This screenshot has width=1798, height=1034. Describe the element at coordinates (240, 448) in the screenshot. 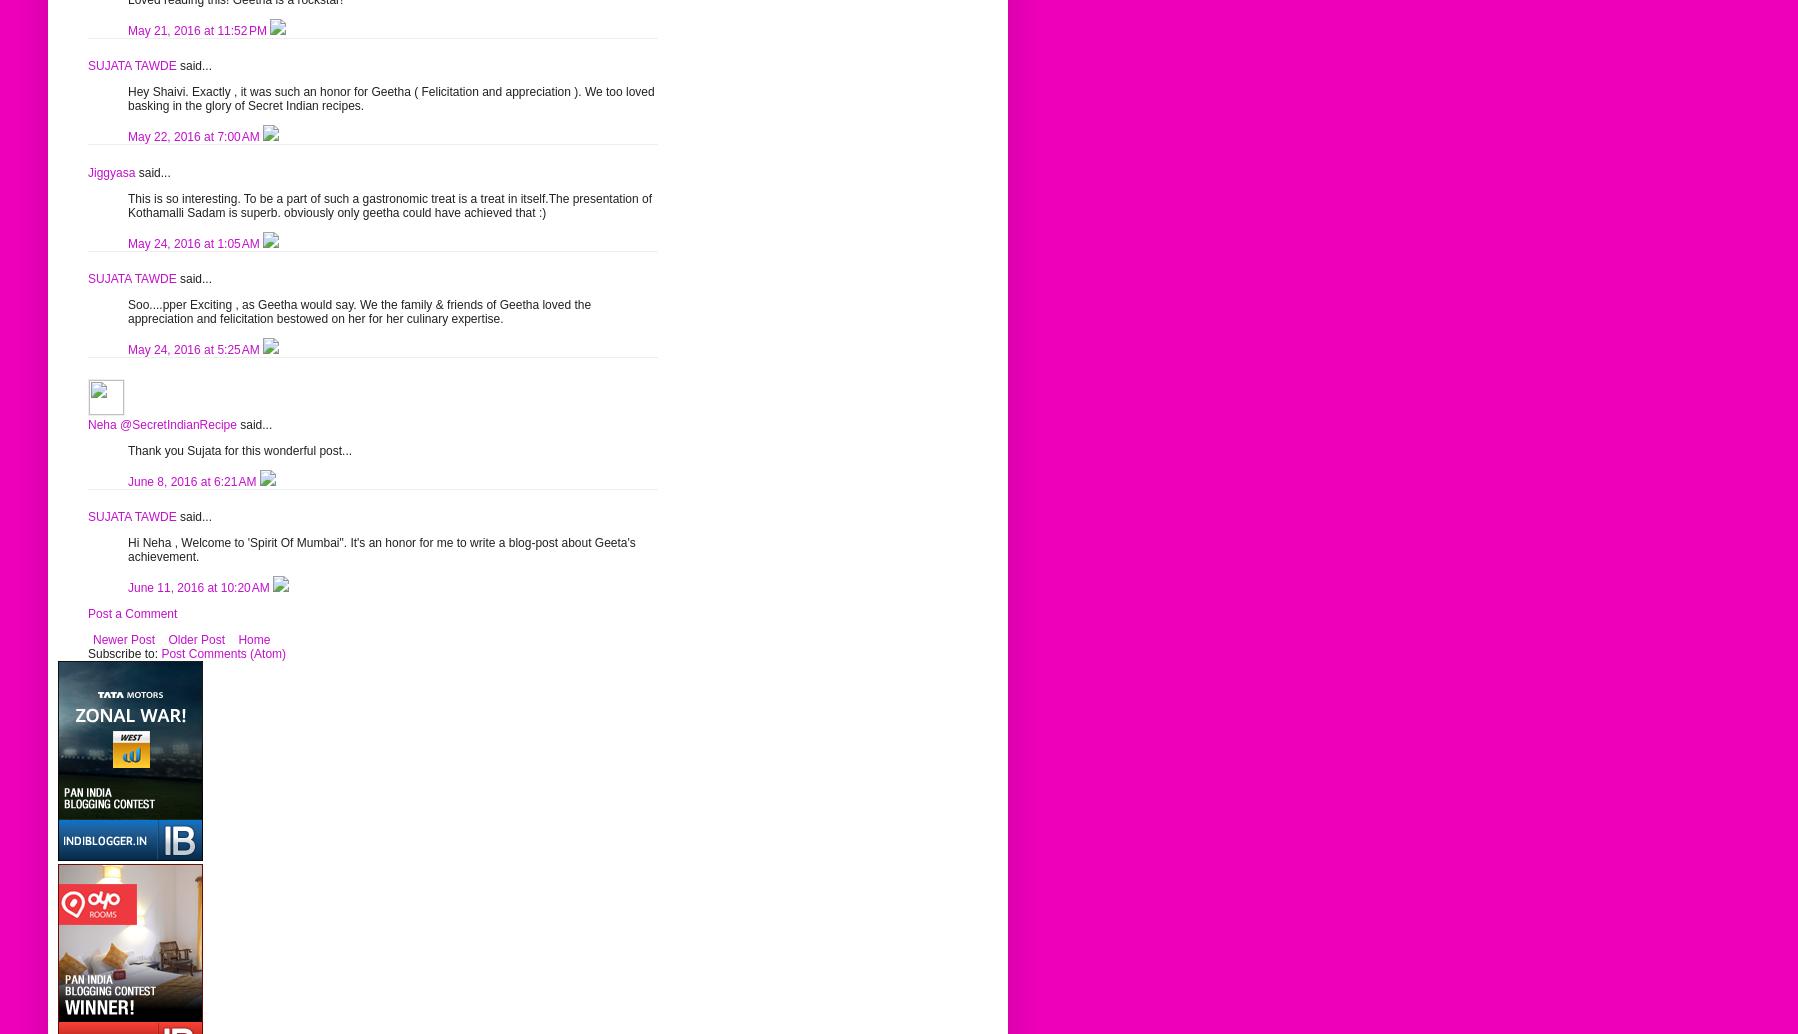

I see `'Thank you Sujata for this wonderful post...'` at that location.